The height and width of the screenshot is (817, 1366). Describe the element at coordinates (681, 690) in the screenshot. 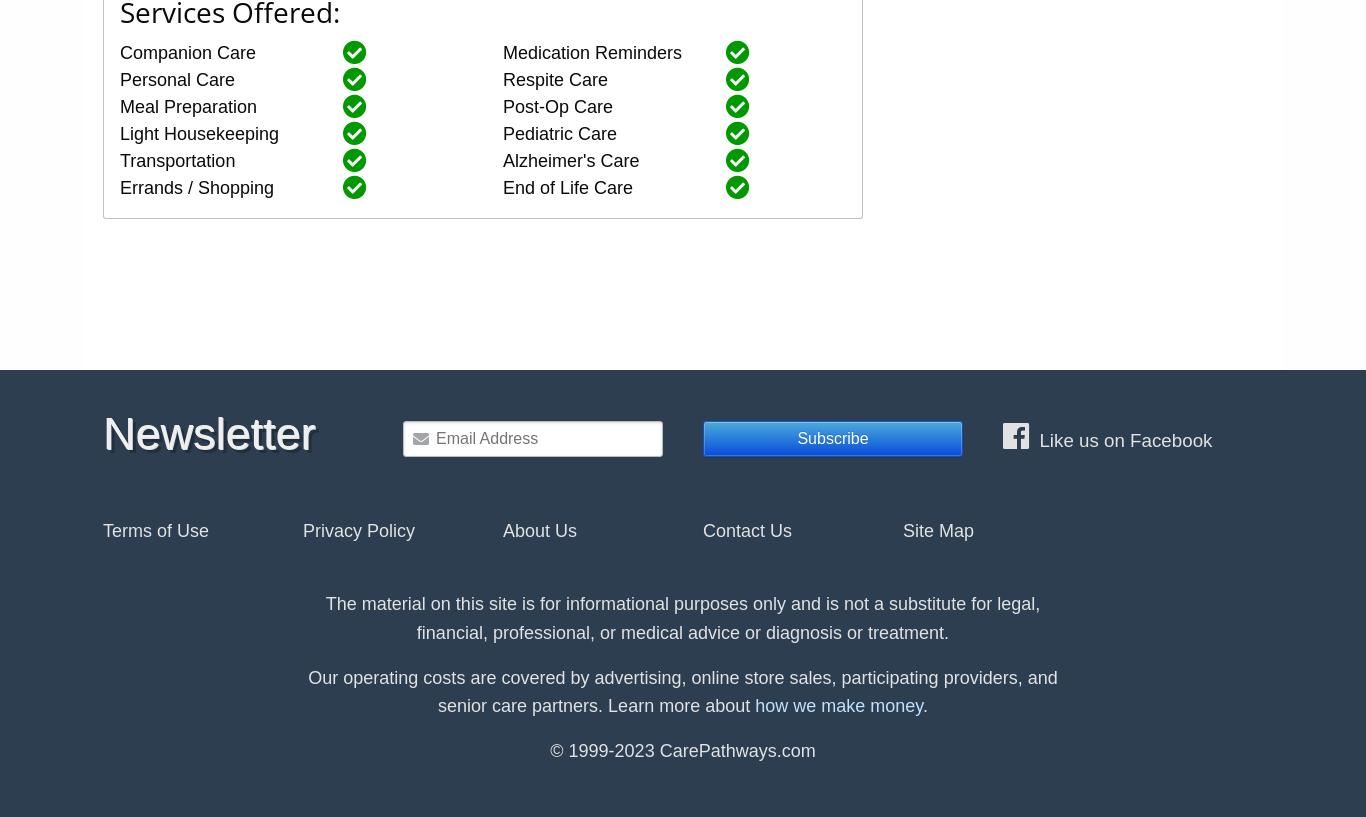

I see `'Our operating costs are covered by advertising, online store sales, participating providers, and senior care partners. Learn more about'` at that location.